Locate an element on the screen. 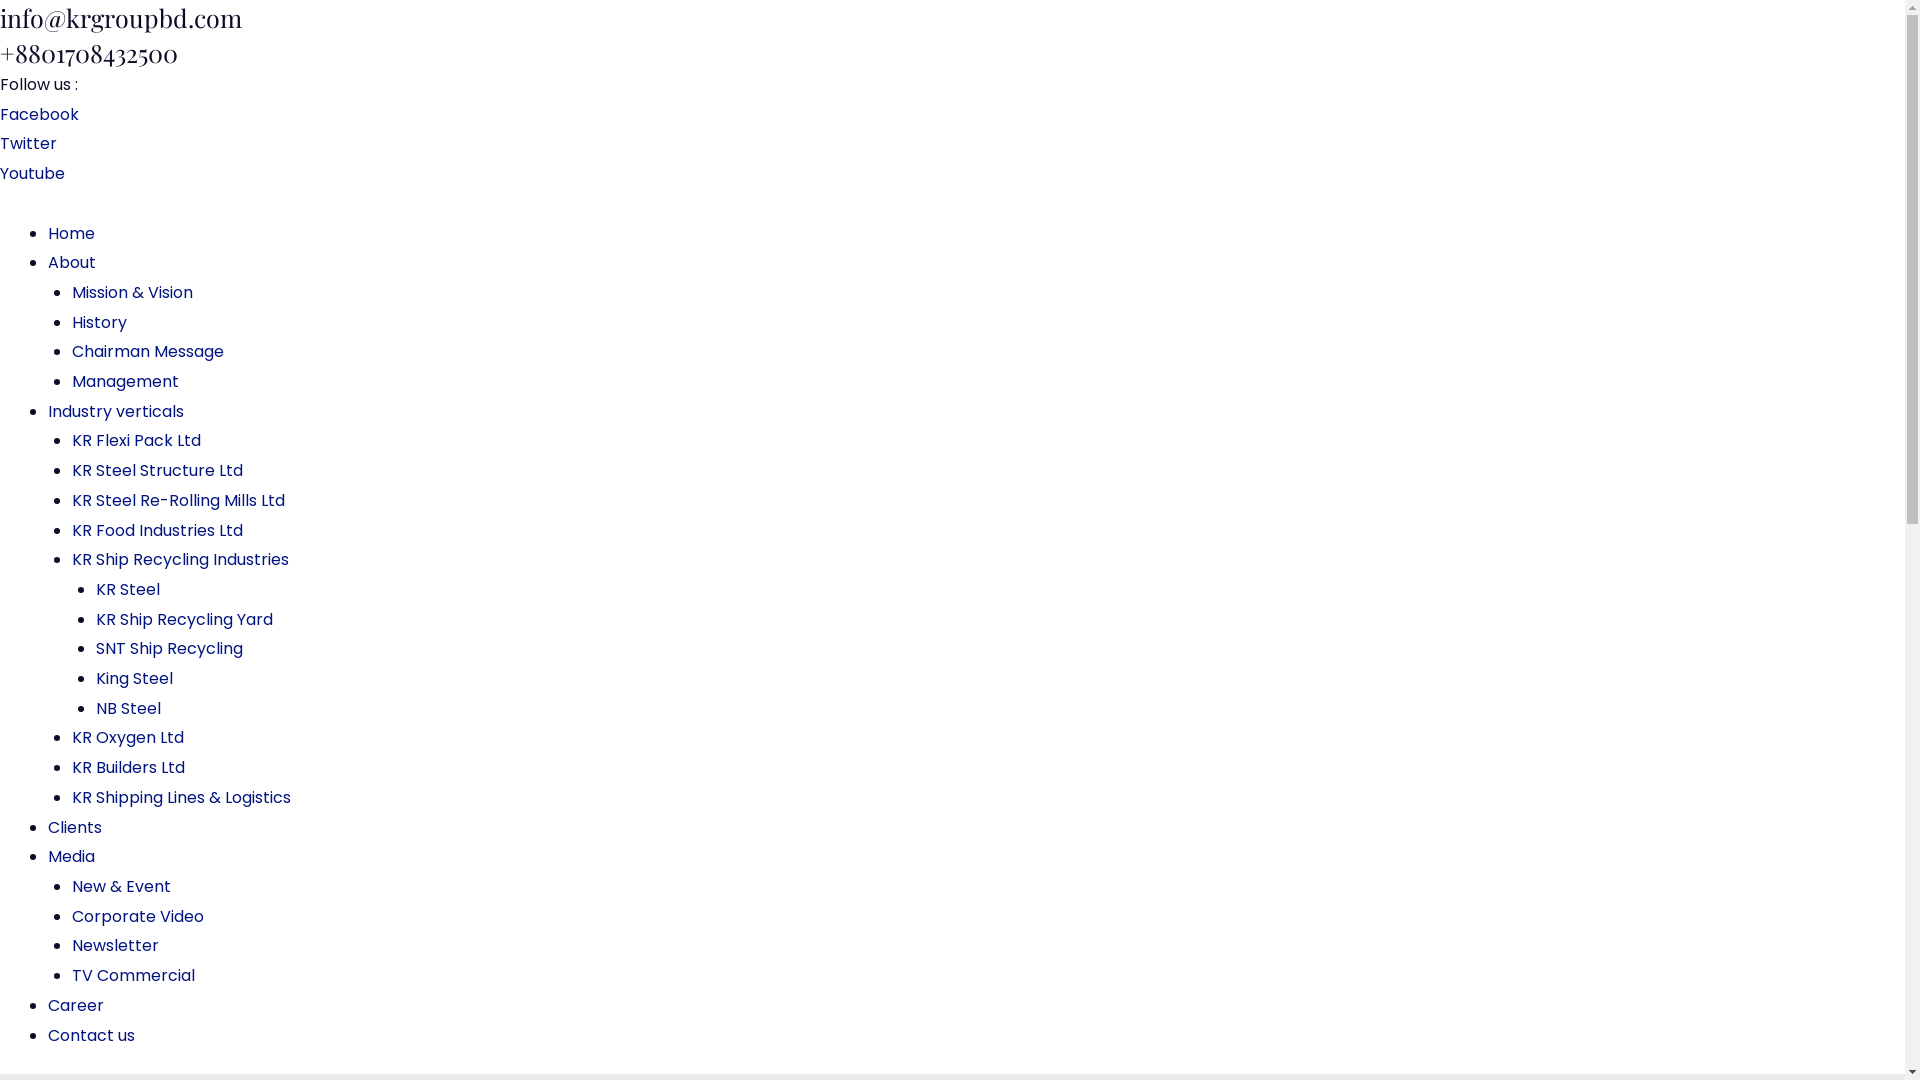  'Mission & Vision' is located at coordinates (131, 292).